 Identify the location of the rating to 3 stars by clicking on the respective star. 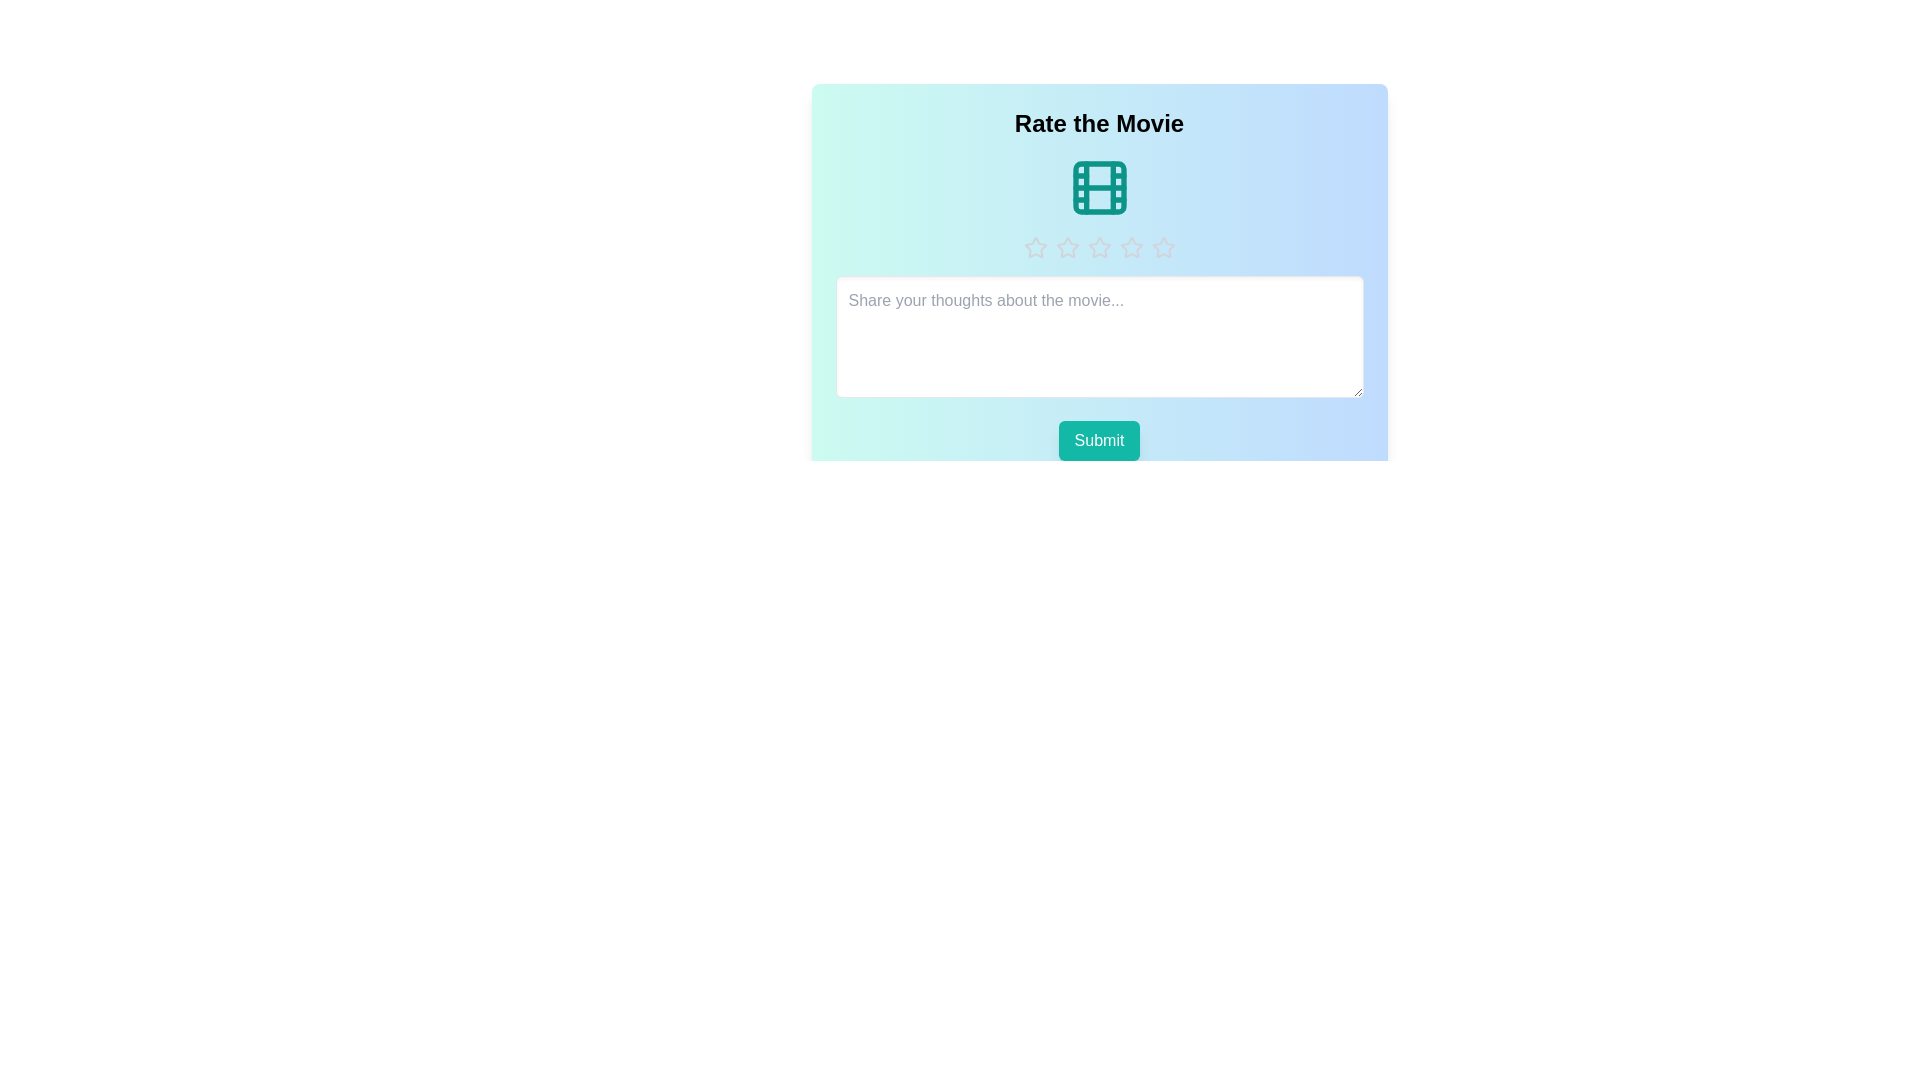
(1098, 246).